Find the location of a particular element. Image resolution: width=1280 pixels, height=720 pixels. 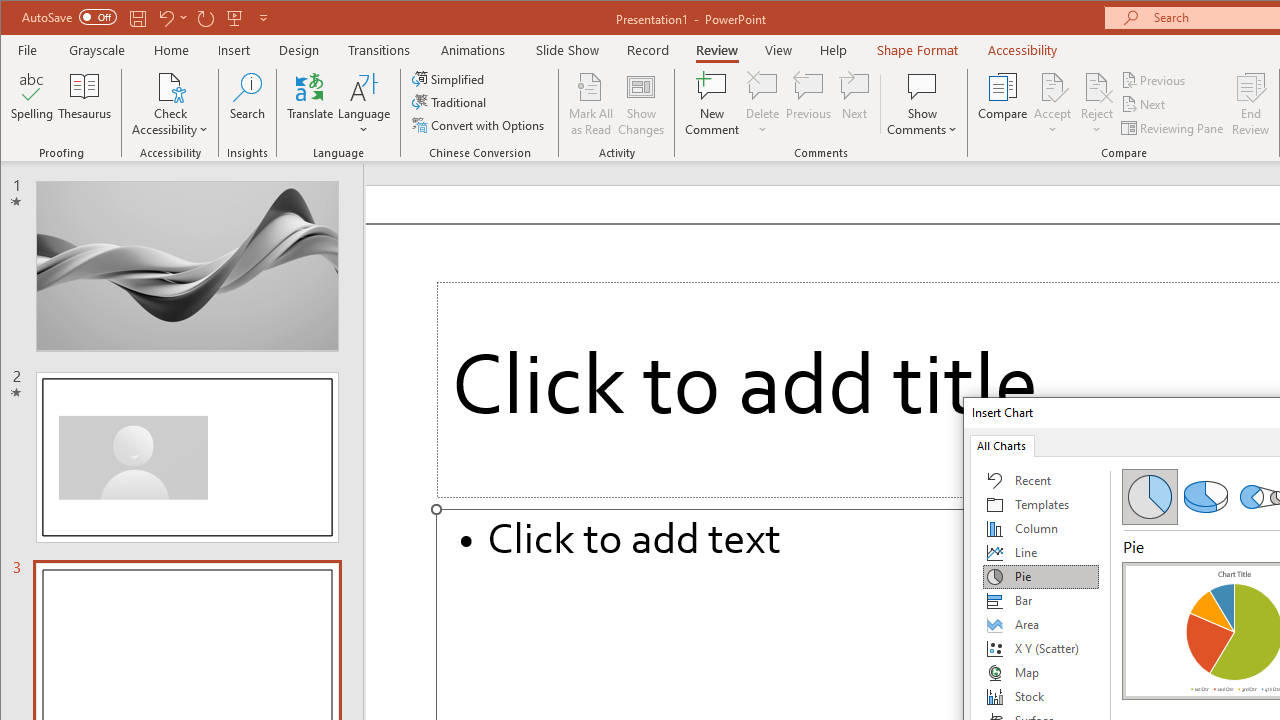

'Area' is located at coordinates (1040, 623).